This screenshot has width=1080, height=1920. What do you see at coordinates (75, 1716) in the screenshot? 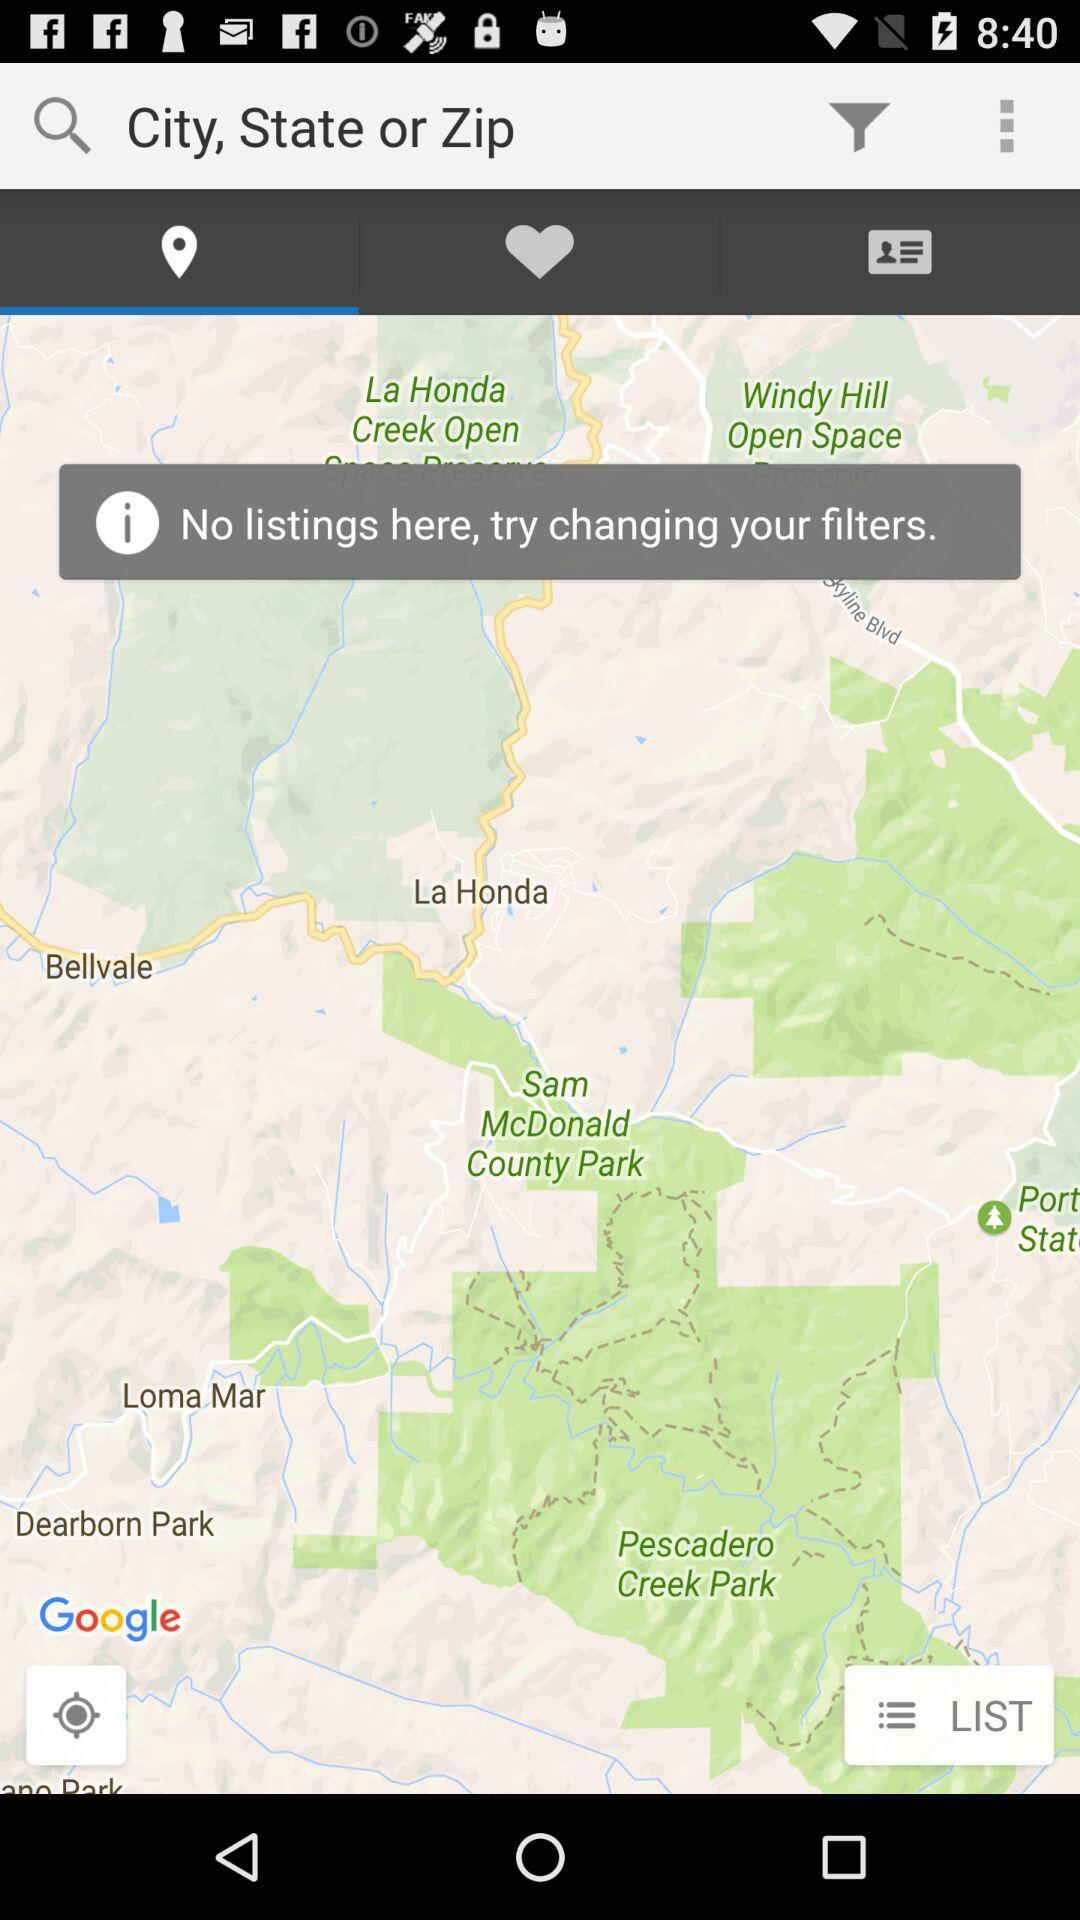
I see `the icon next to the list item` at bounding box center [75, 1716].